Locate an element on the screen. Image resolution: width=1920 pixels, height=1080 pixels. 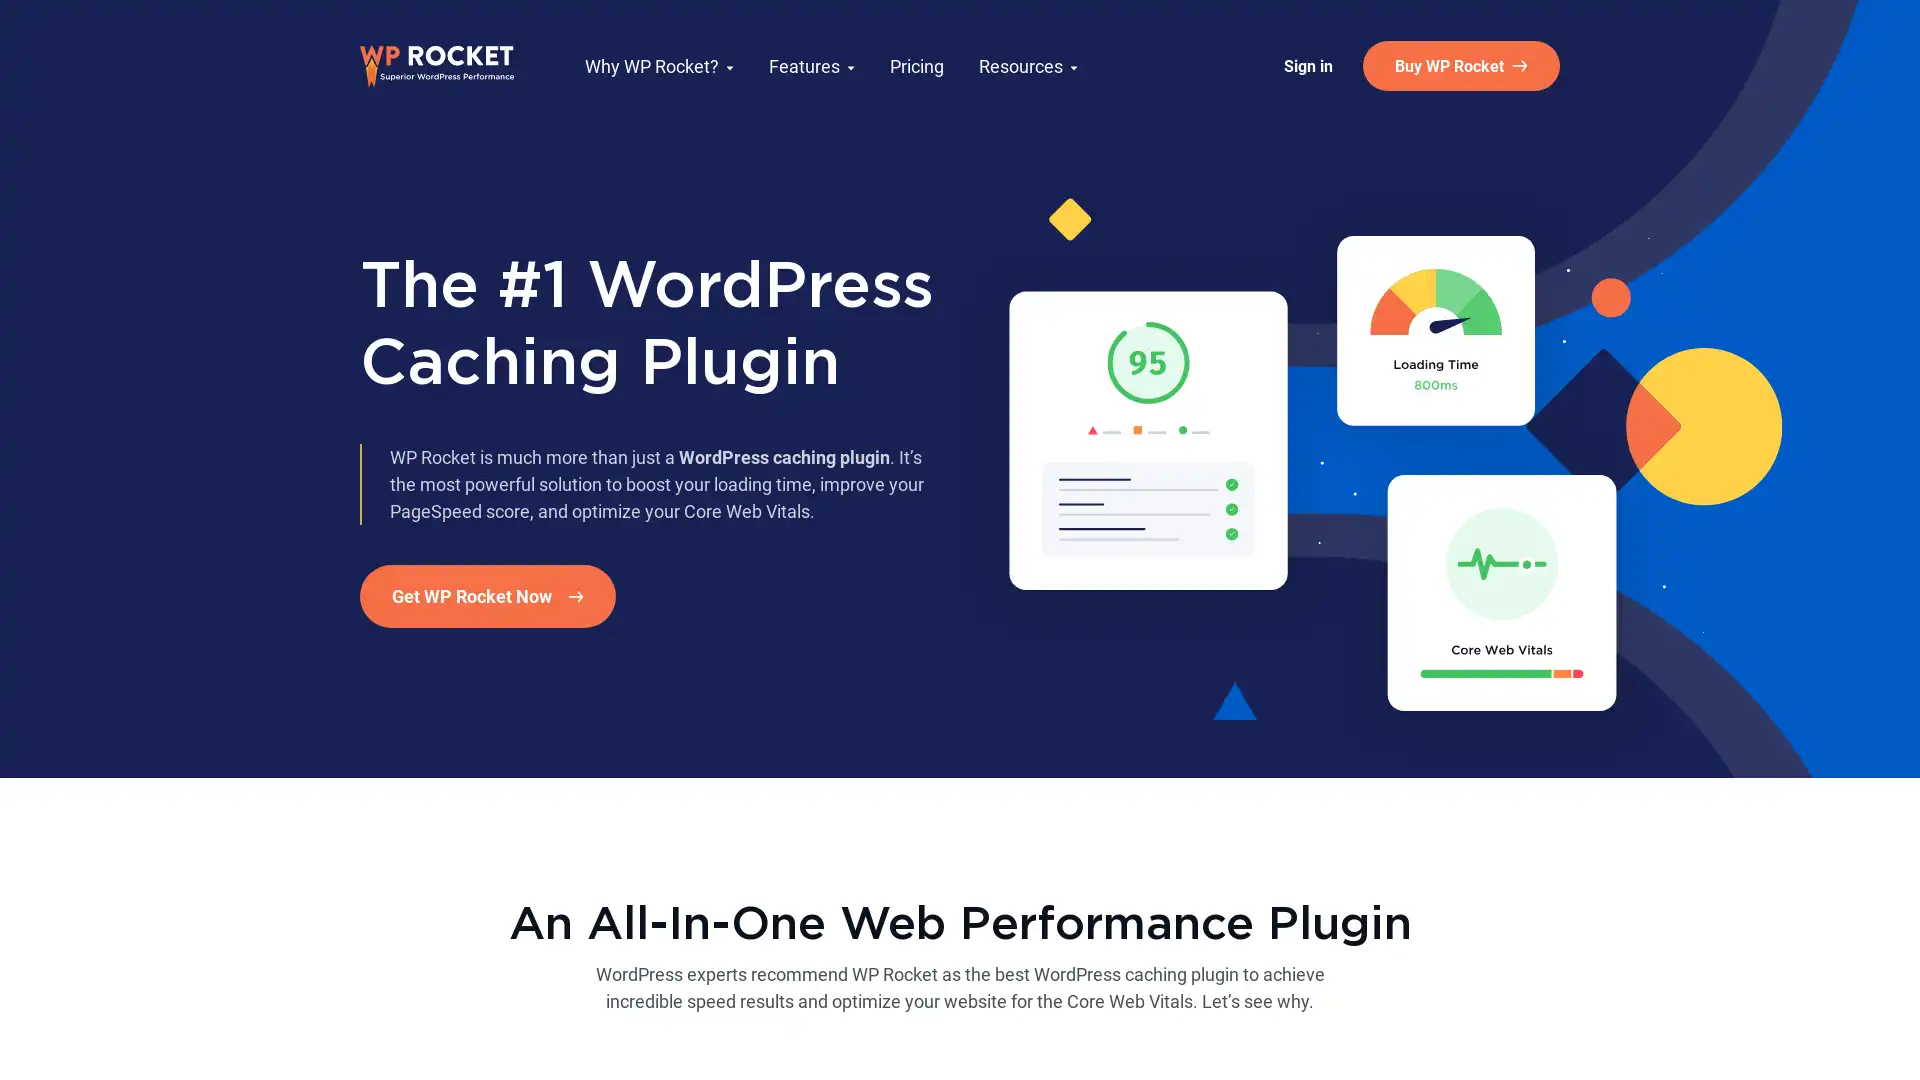
Why WP Rocket? is located at coordinates (659, 64).